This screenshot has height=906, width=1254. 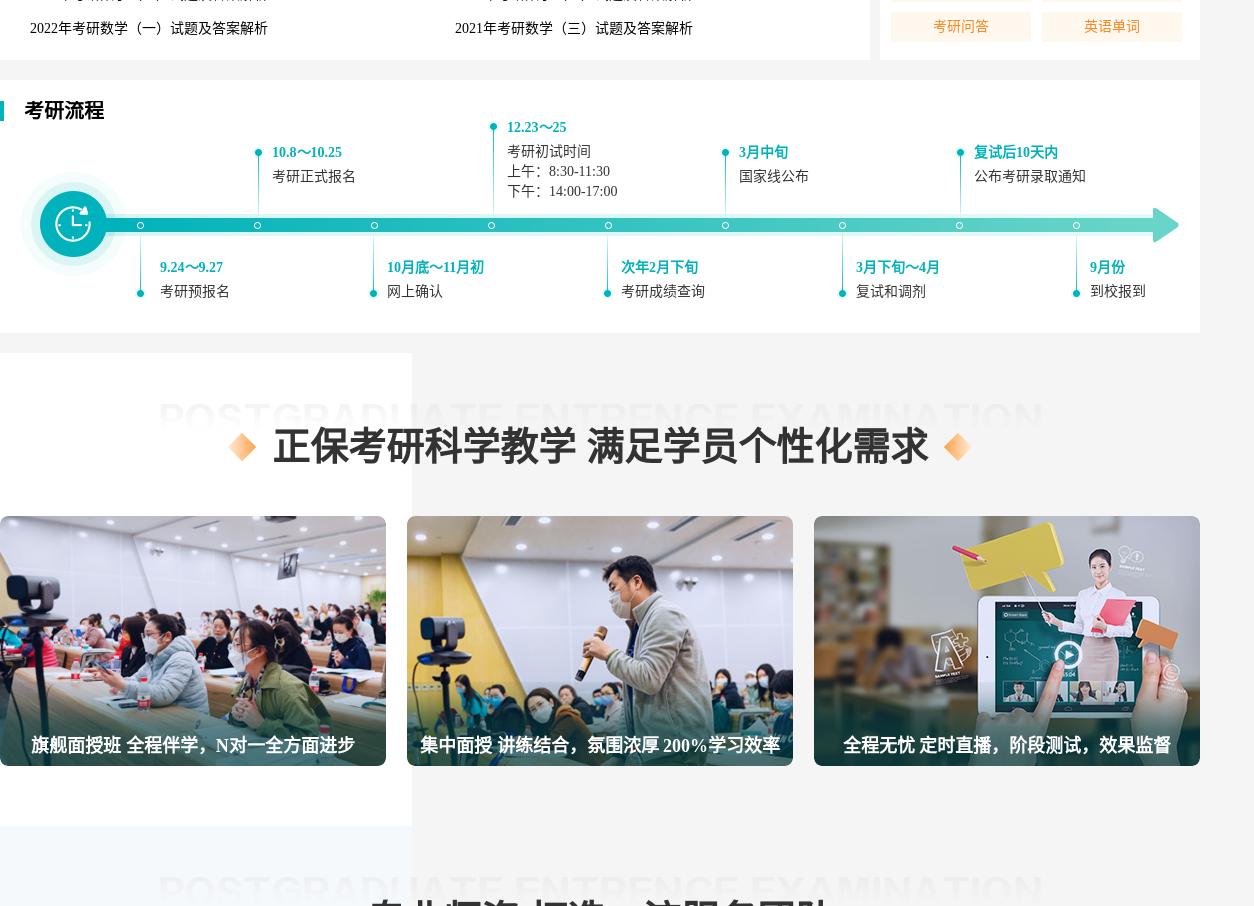 I want to click on '10.8～10.25', so click(x=306, y=152).